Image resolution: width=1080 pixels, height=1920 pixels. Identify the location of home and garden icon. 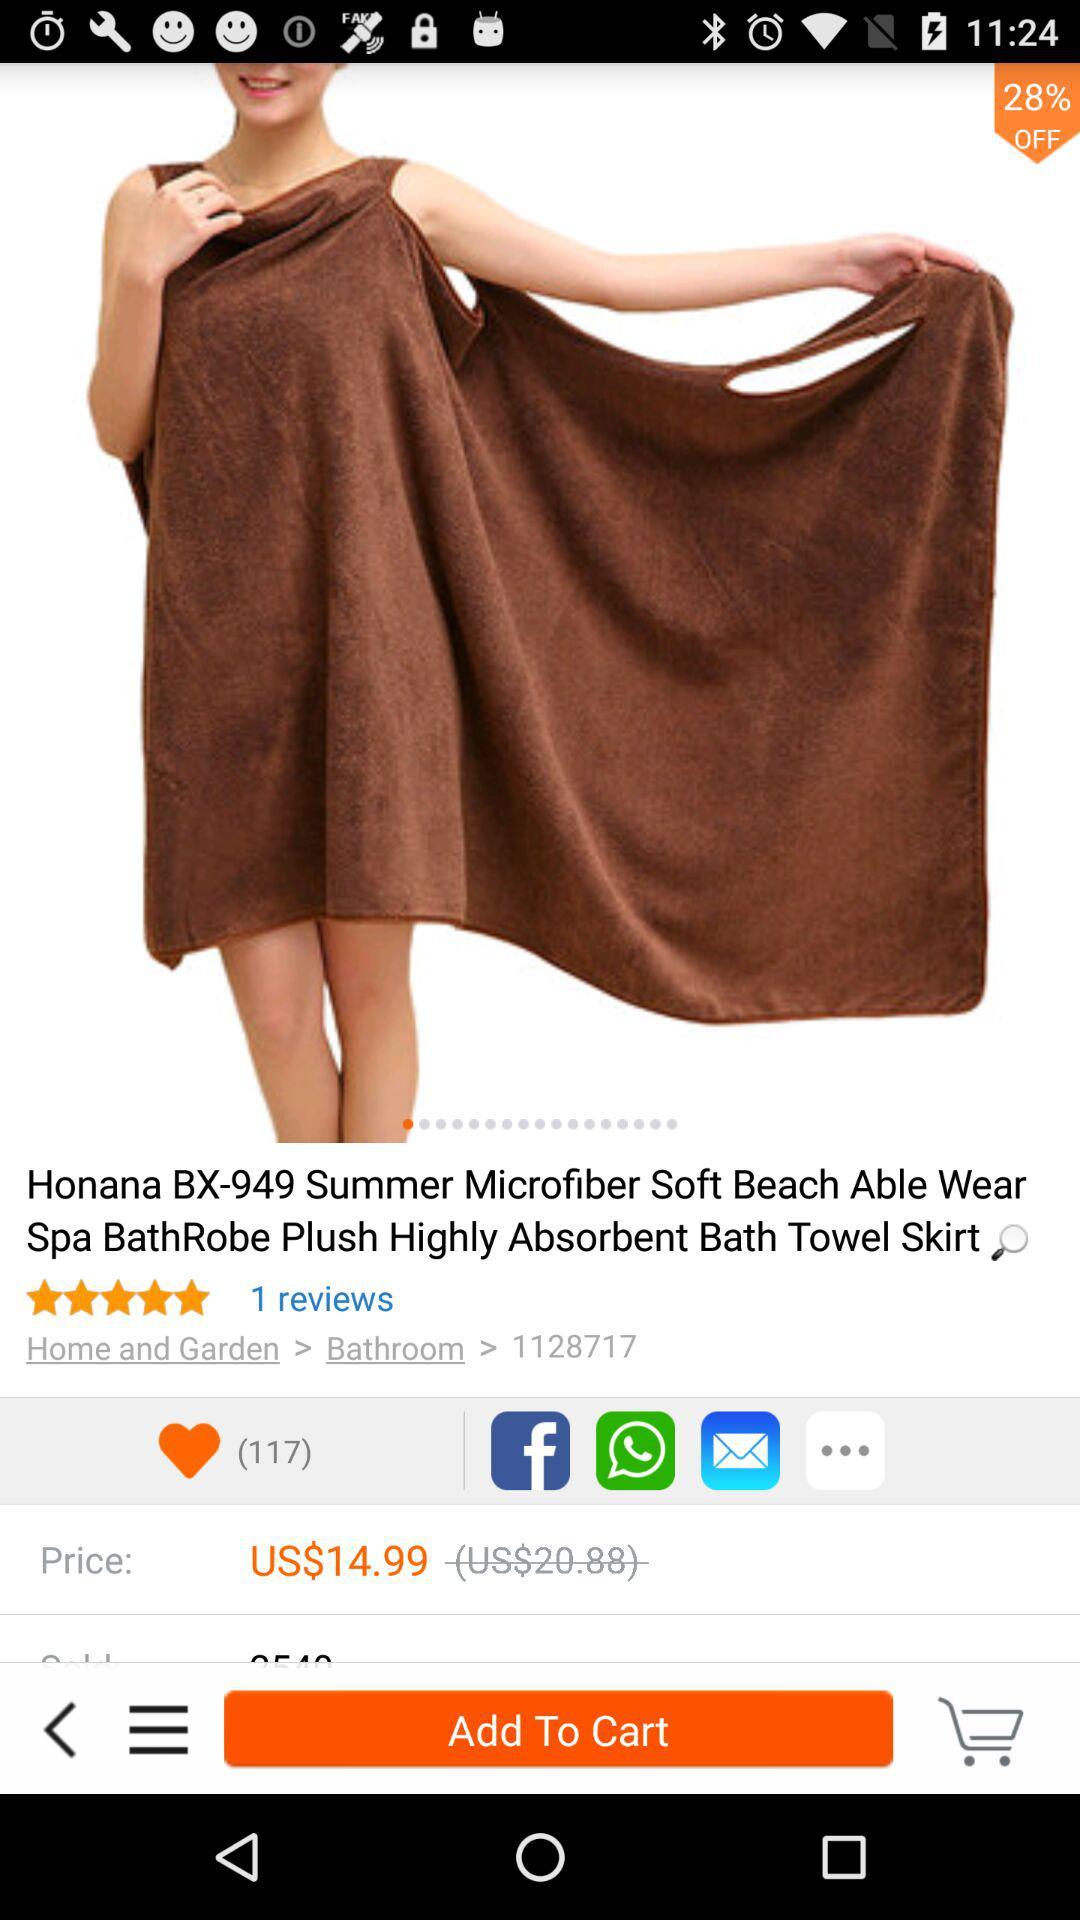
(152, 1347).